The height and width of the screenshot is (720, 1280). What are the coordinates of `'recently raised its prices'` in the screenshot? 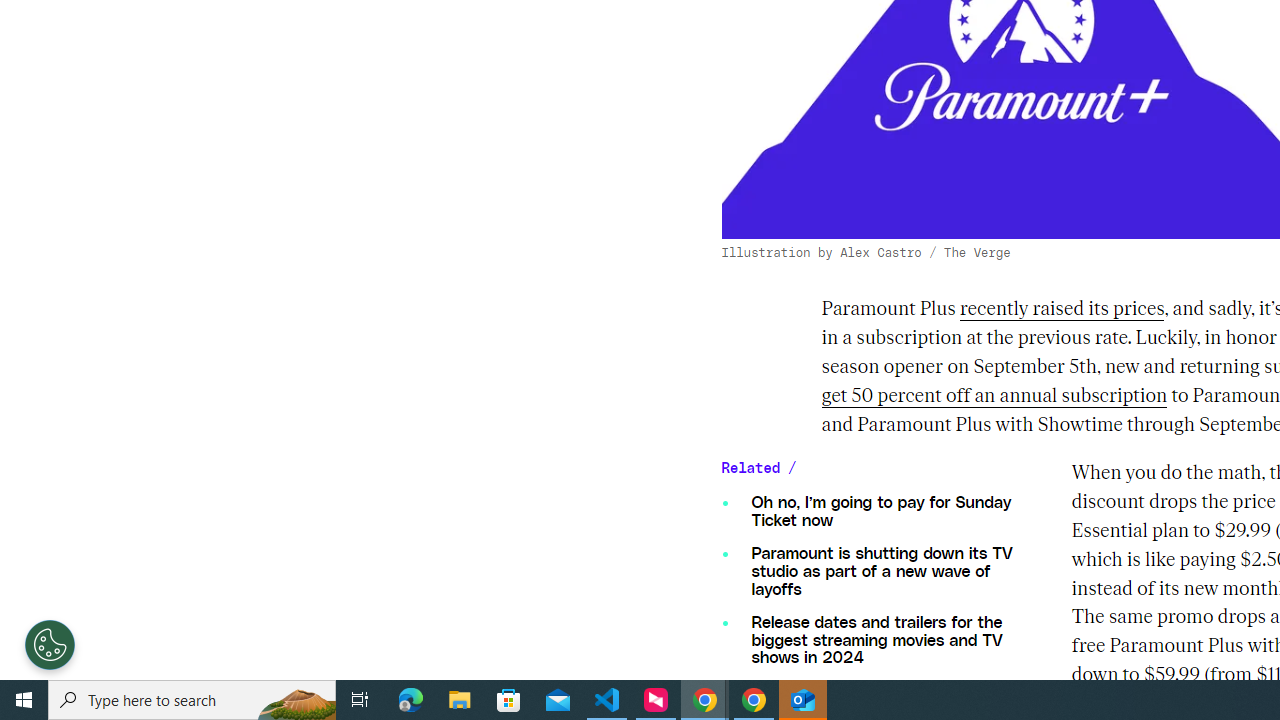 It's located at (1060, 309).